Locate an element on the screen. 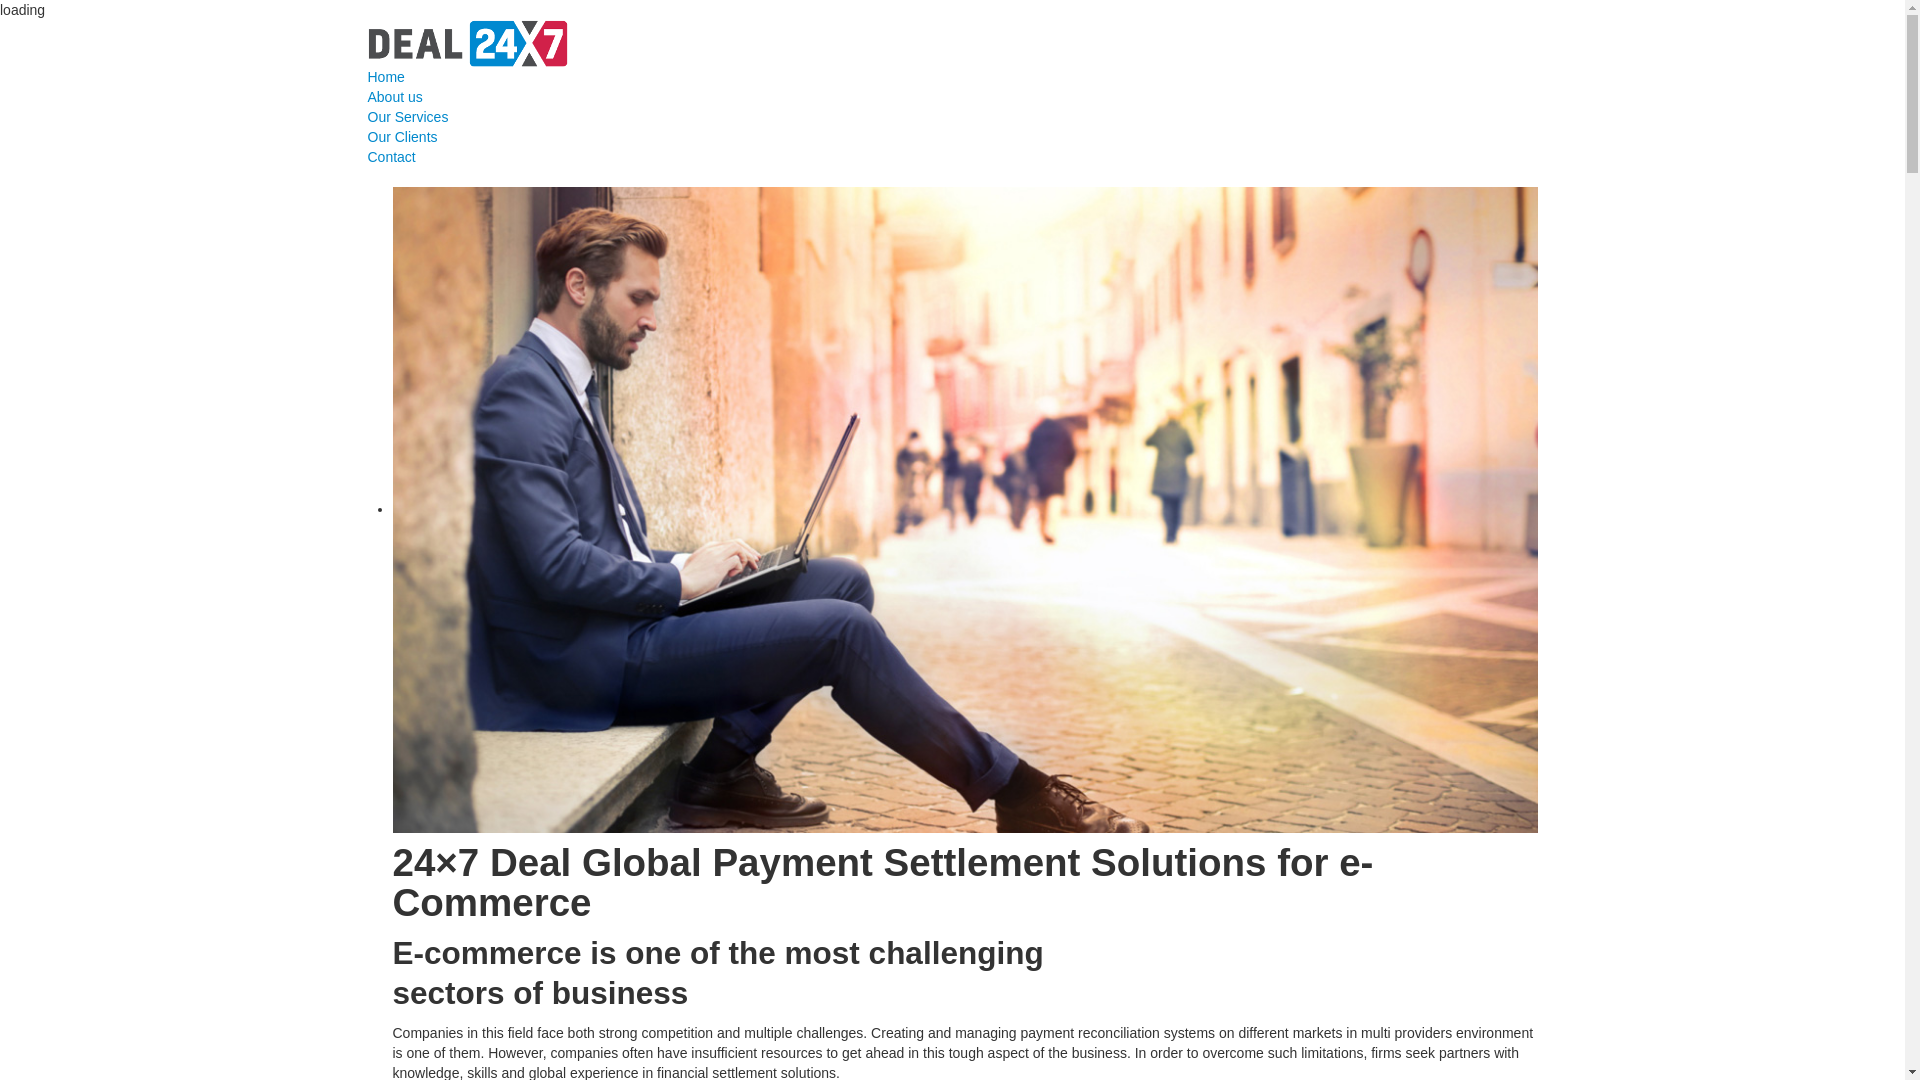  'Home' is located at coordinates (952, 76).